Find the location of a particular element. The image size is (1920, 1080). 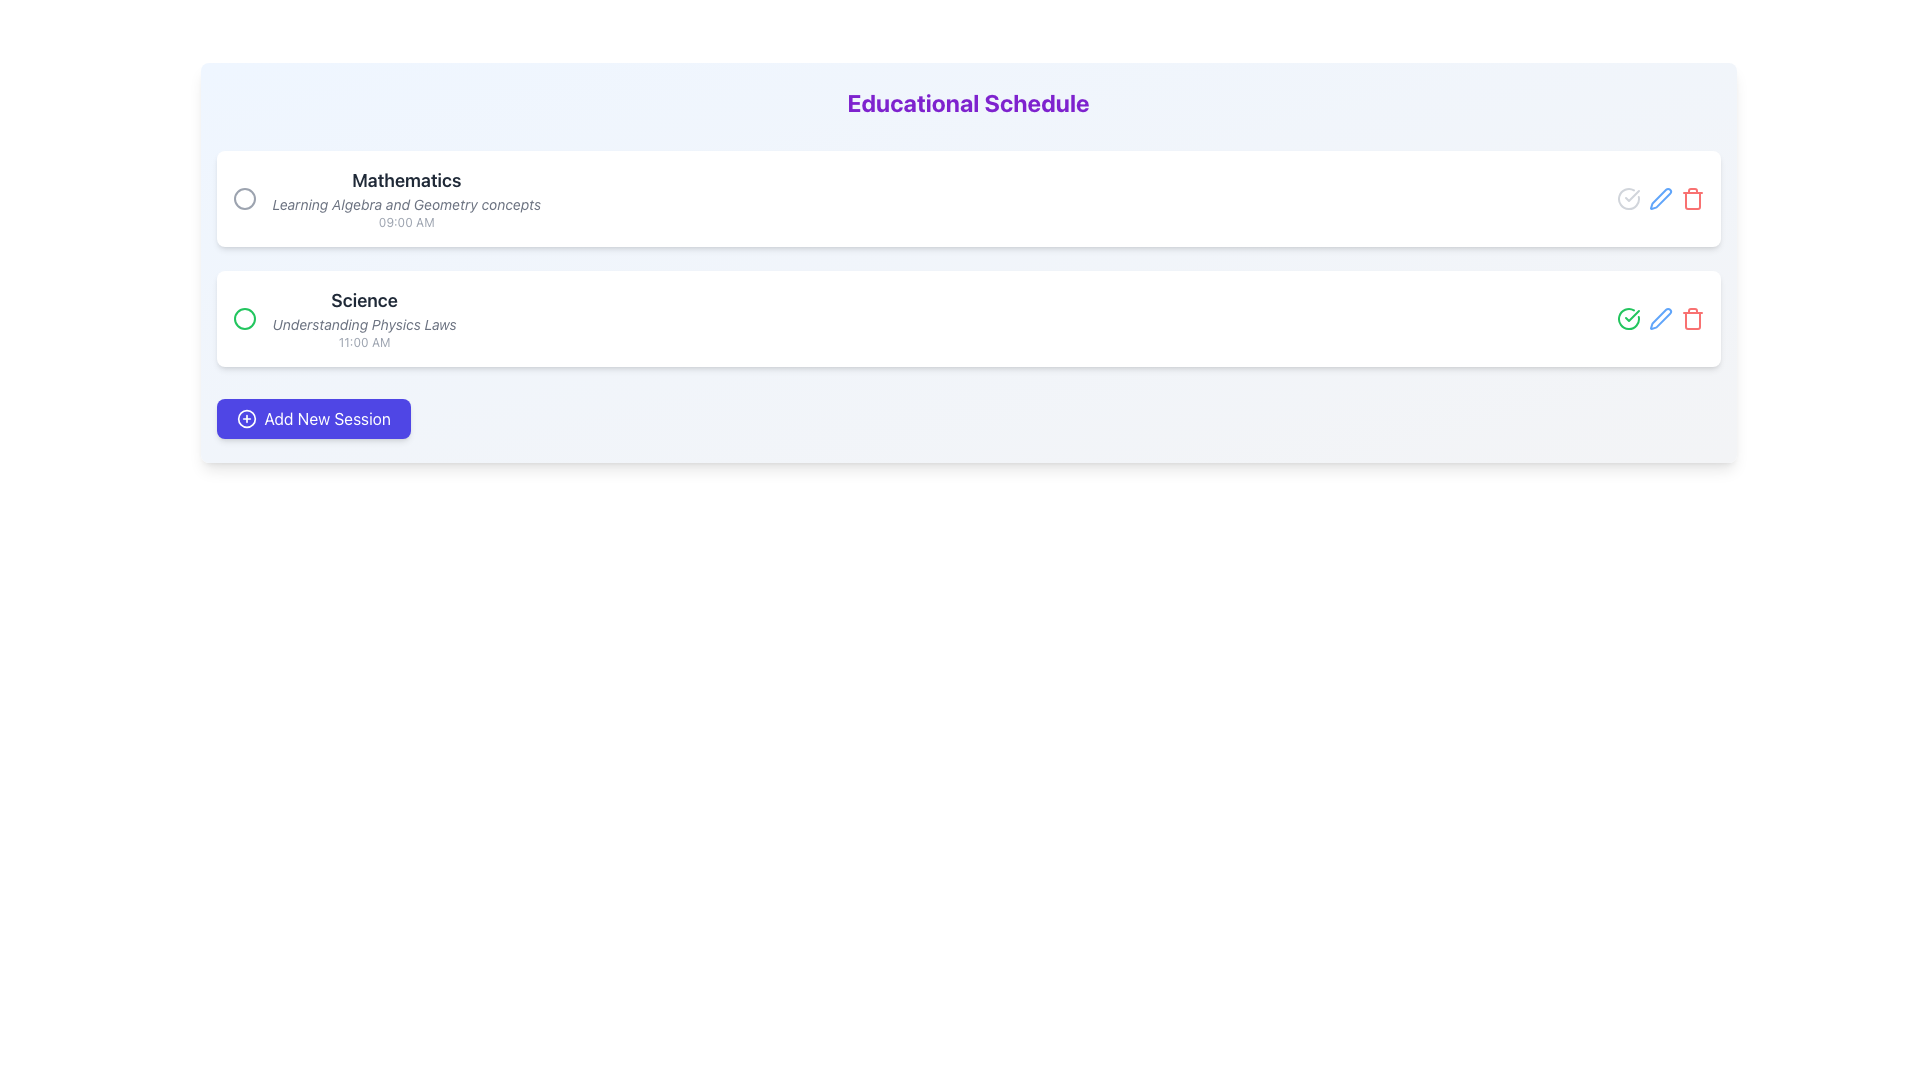

the graphical icon resembling a checkmark crossing a circle located in the second session row labeled 'Science' is located at coordinates (1632, 196).